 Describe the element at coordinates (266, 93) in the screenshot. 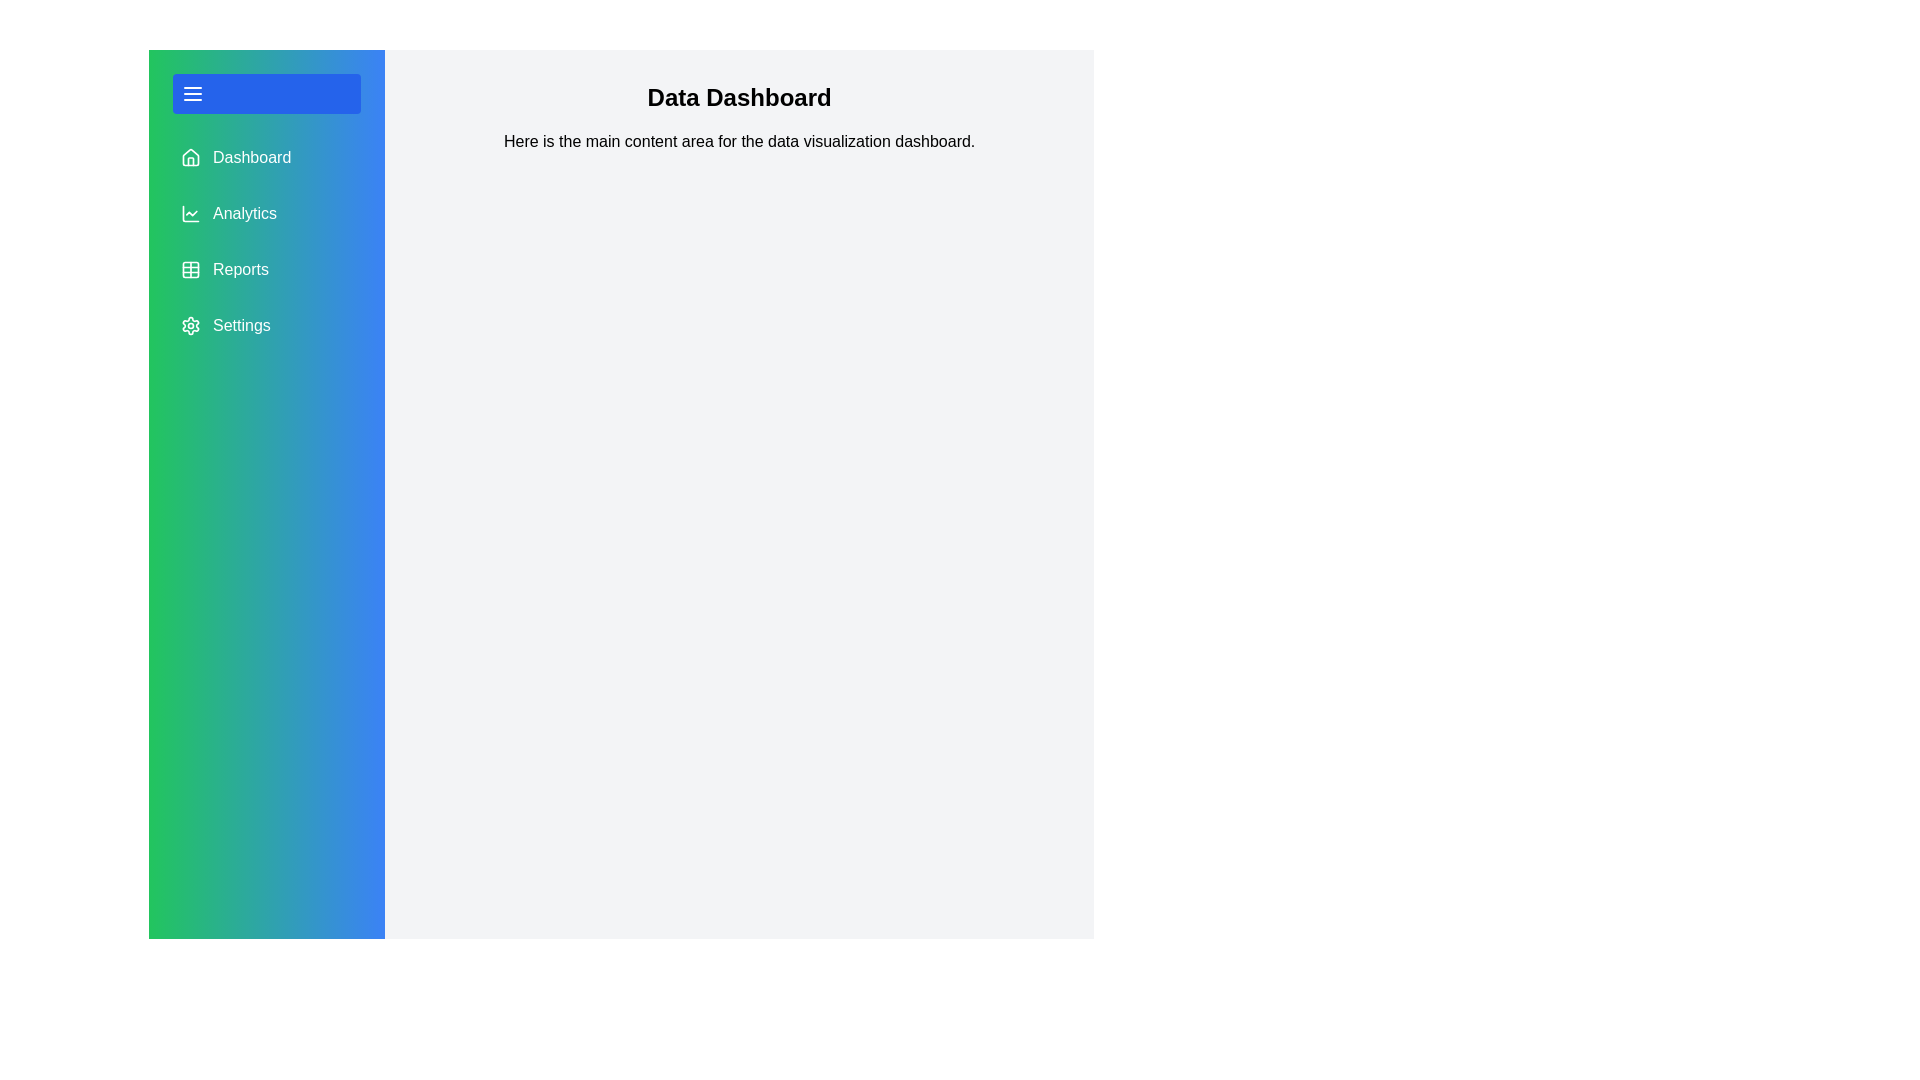

I see `the menu button to toggle the visibility of the side drawer` at that location.